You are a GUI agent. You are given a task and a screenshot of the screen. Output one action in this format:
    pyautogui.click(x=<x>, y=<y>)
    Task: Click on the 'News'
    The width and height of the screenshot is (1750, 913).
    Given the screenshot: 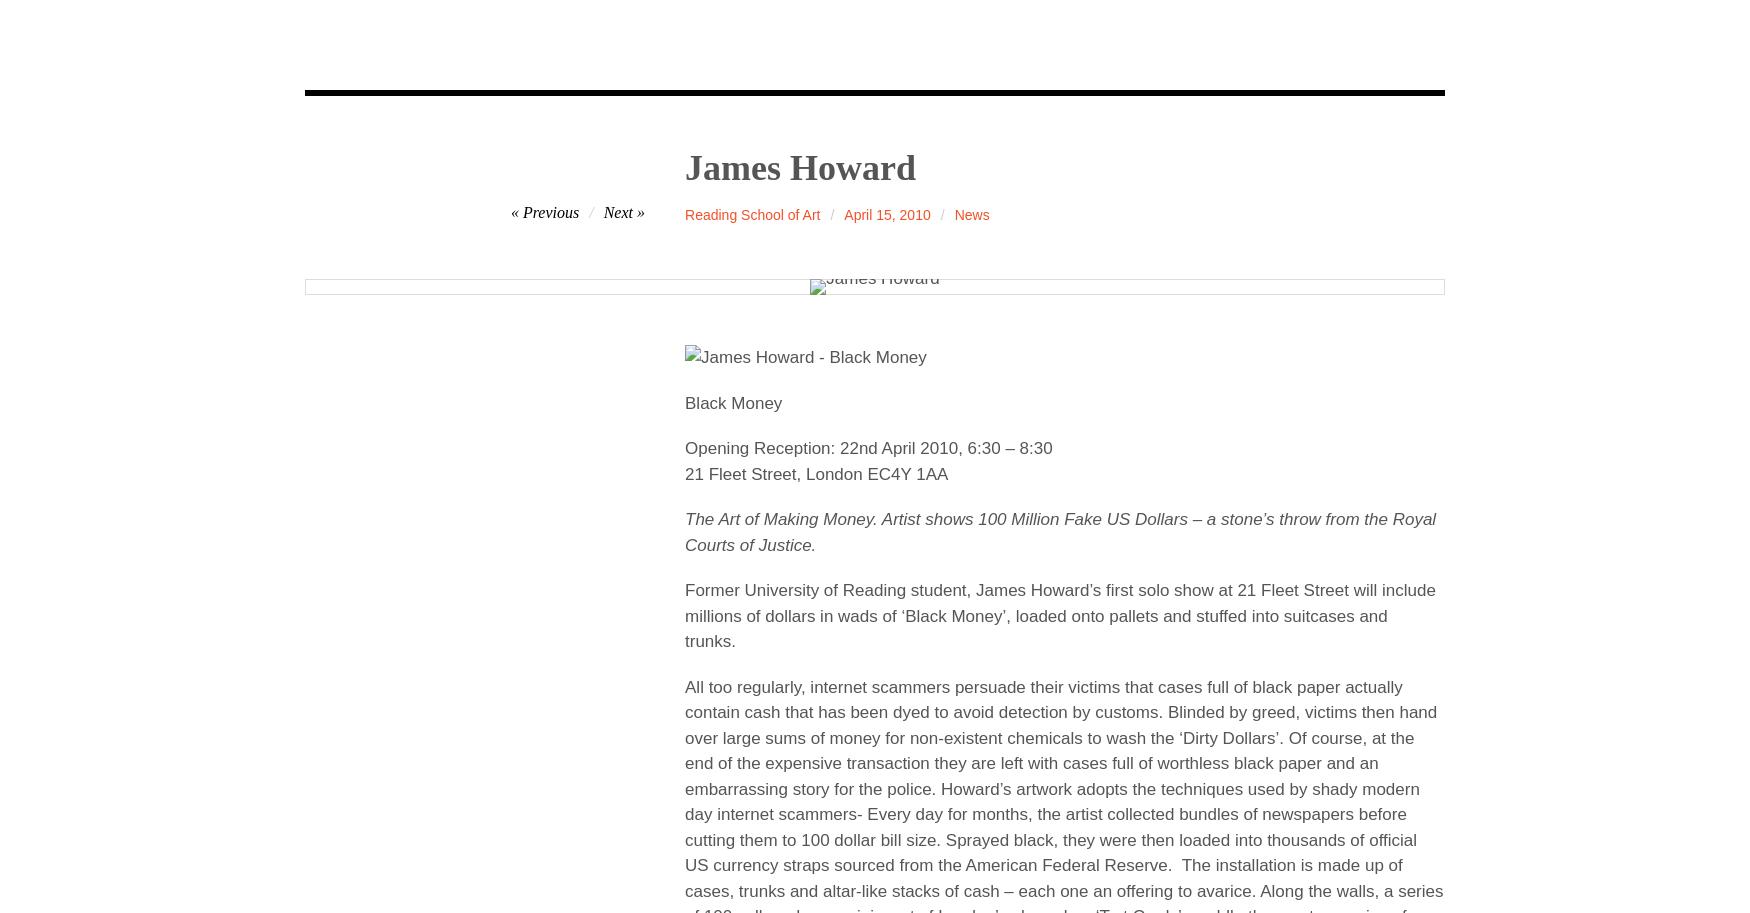 What is the action you would take?
    pyautogui.click(x=971, y=214)
    